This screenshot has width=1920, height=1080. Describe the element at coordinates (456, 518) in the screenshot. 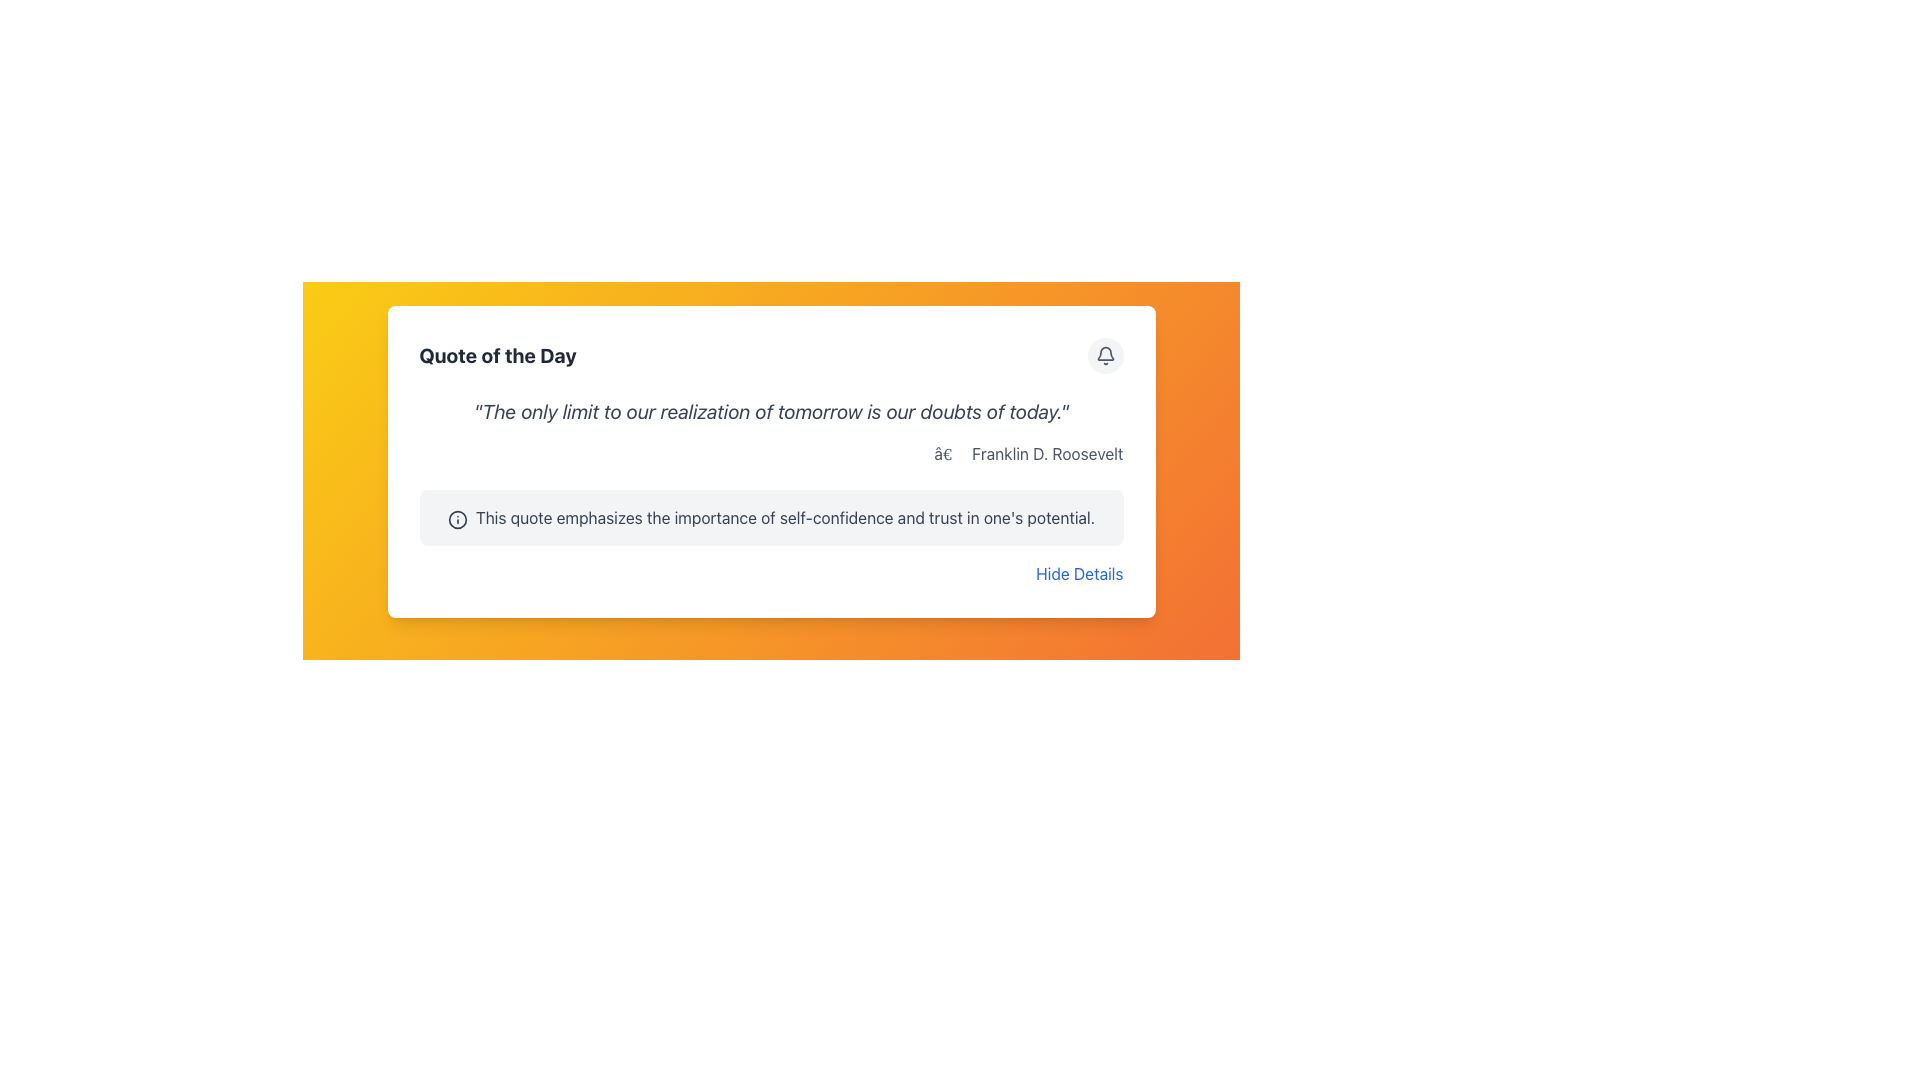

I see `the information icon located at the top-left corner of the rectangular box containing the text about self-confidence to explore further functionalities` at that location.